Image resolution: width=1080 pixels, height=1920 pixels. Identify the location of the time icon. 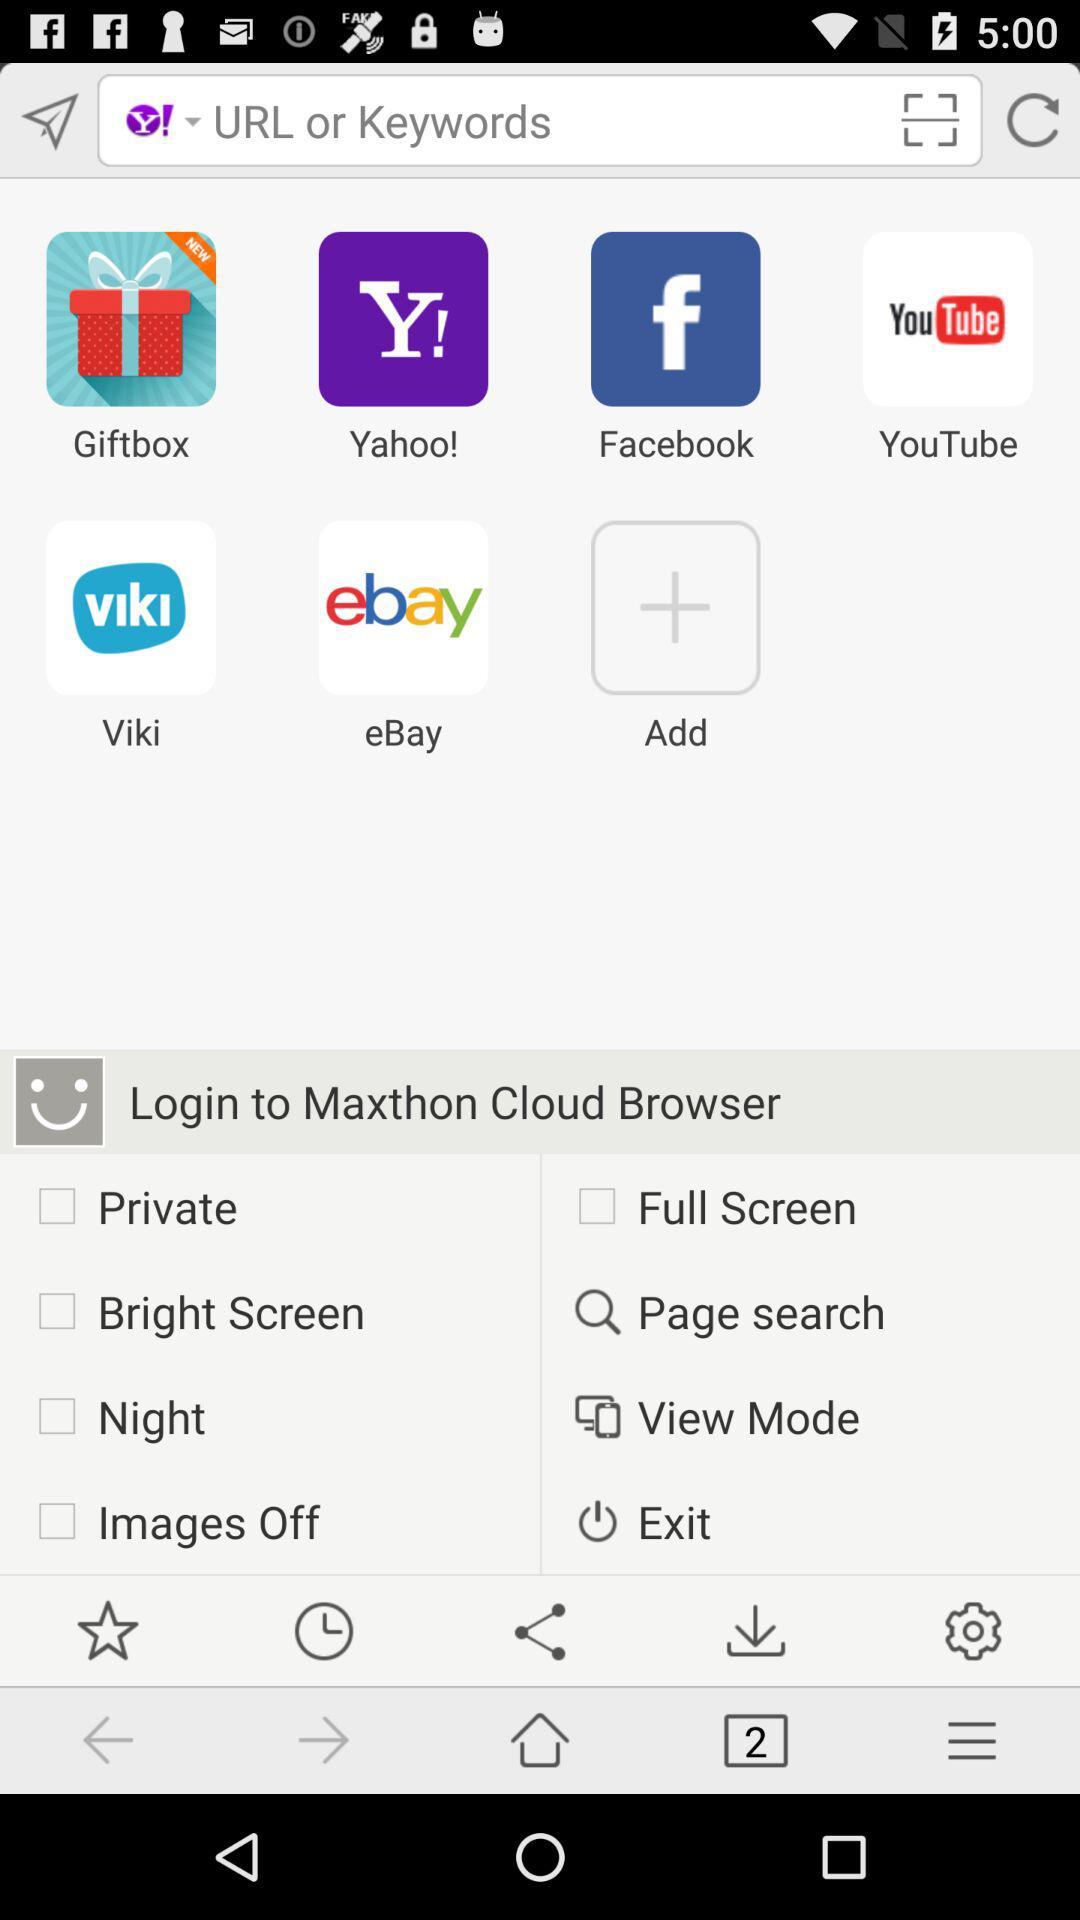
(323, 1744).